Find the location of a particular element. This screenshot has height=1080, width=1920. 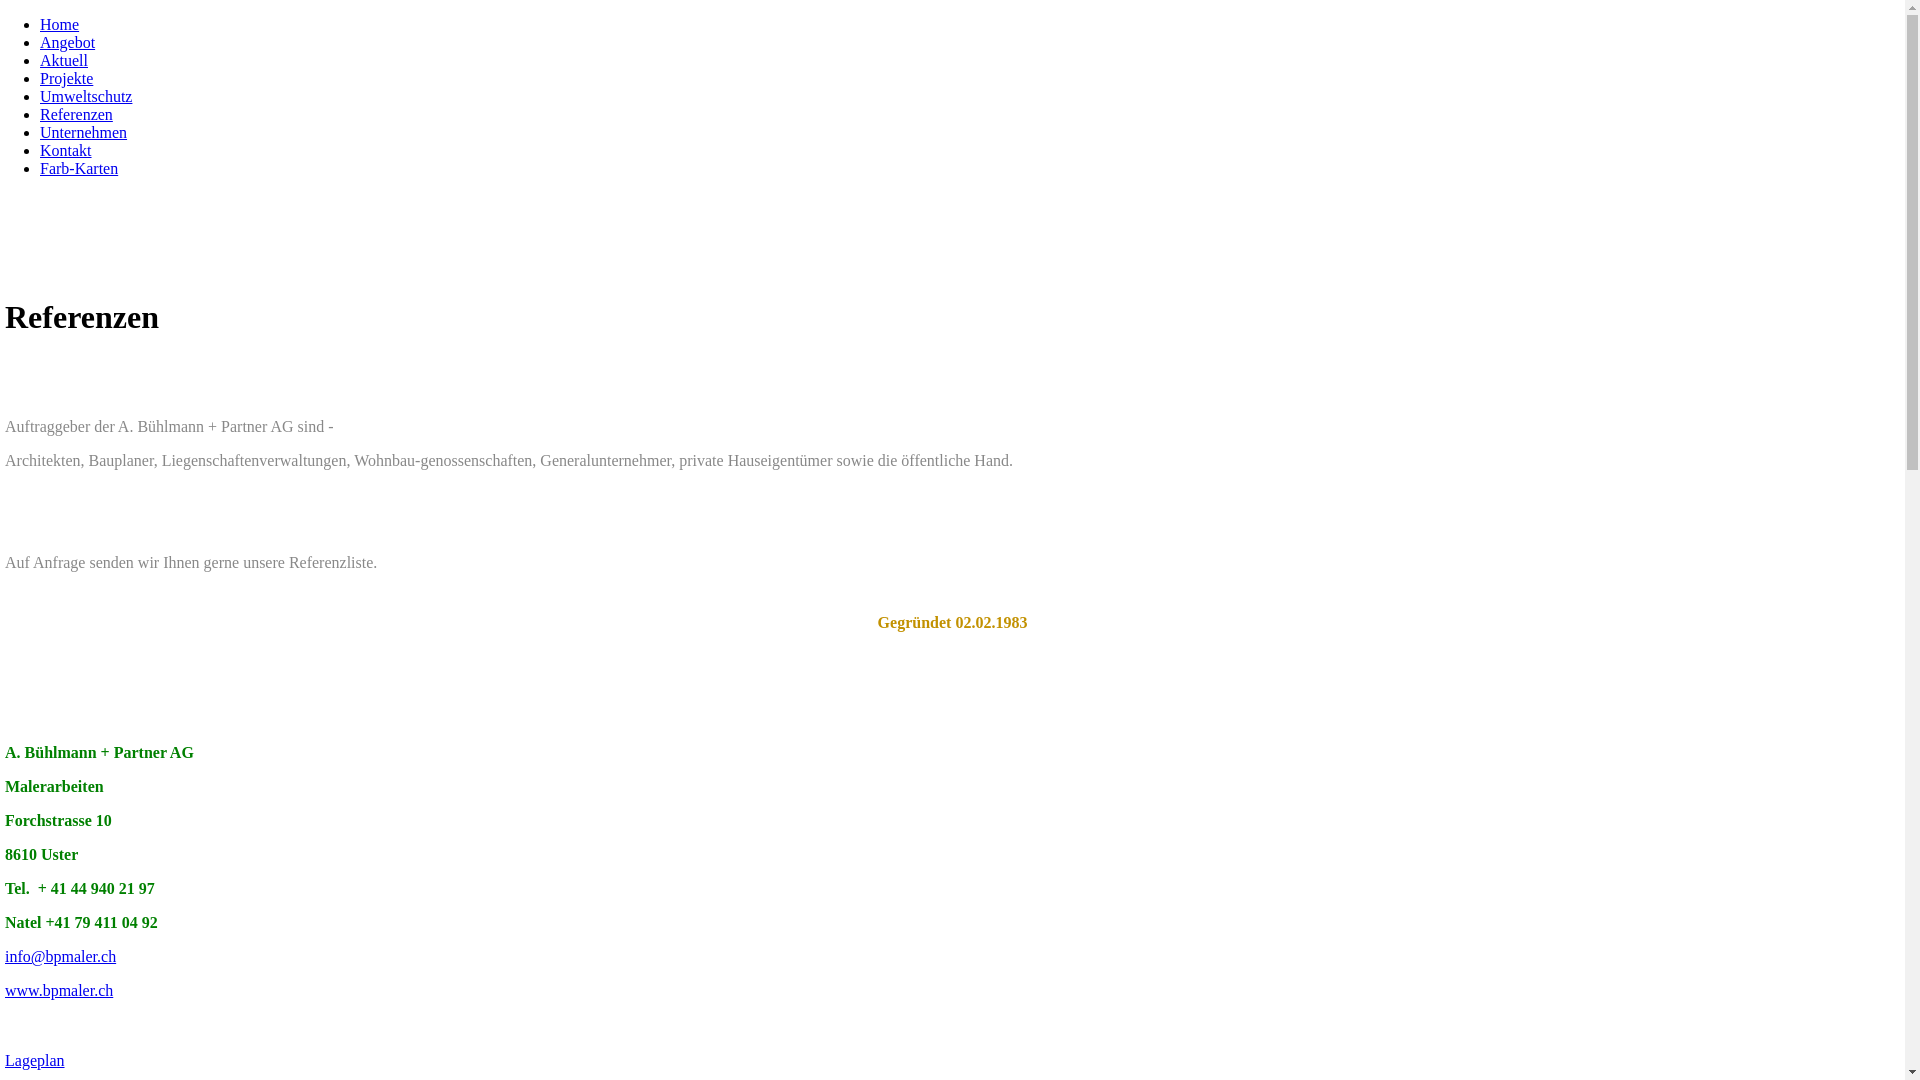

'Lageplan' is located at coordinates (34, 1059).